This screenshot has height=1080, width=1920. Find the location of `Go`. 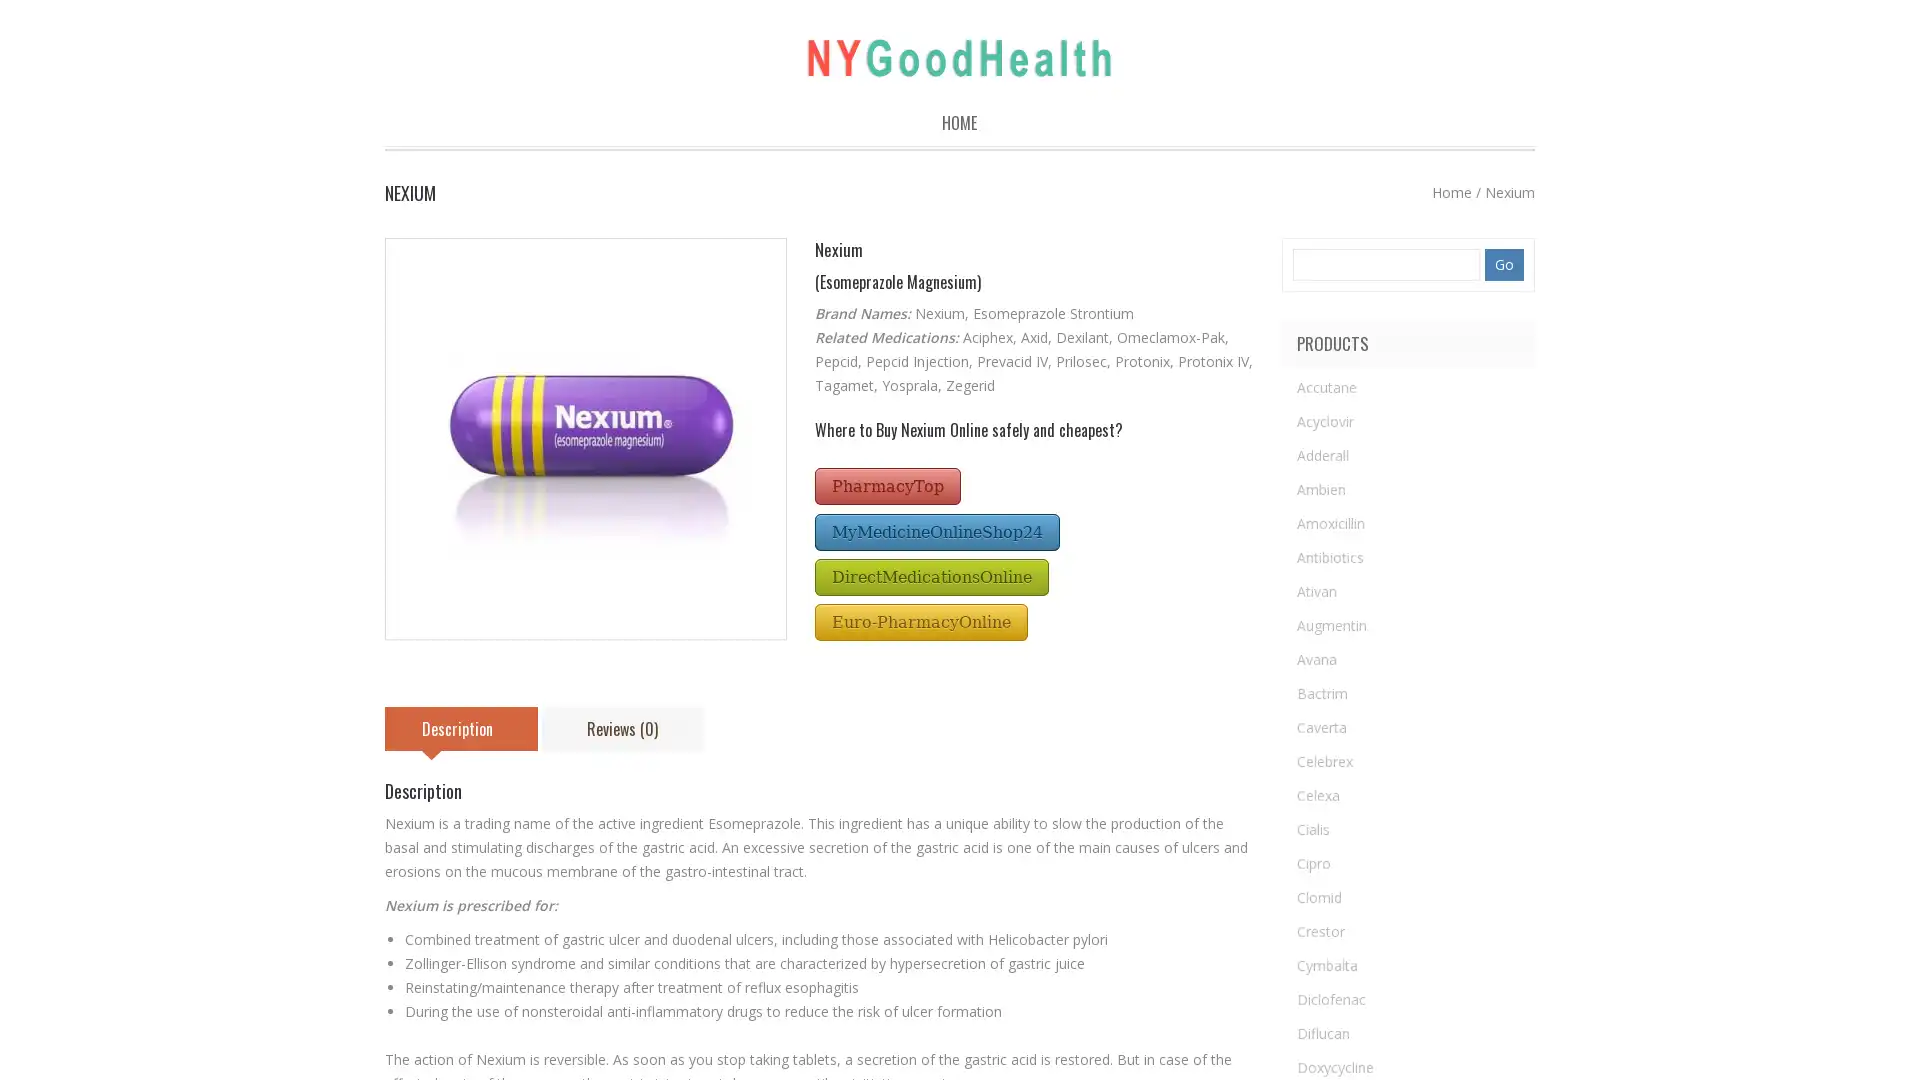

Go is located at coordinates (1504, 264).